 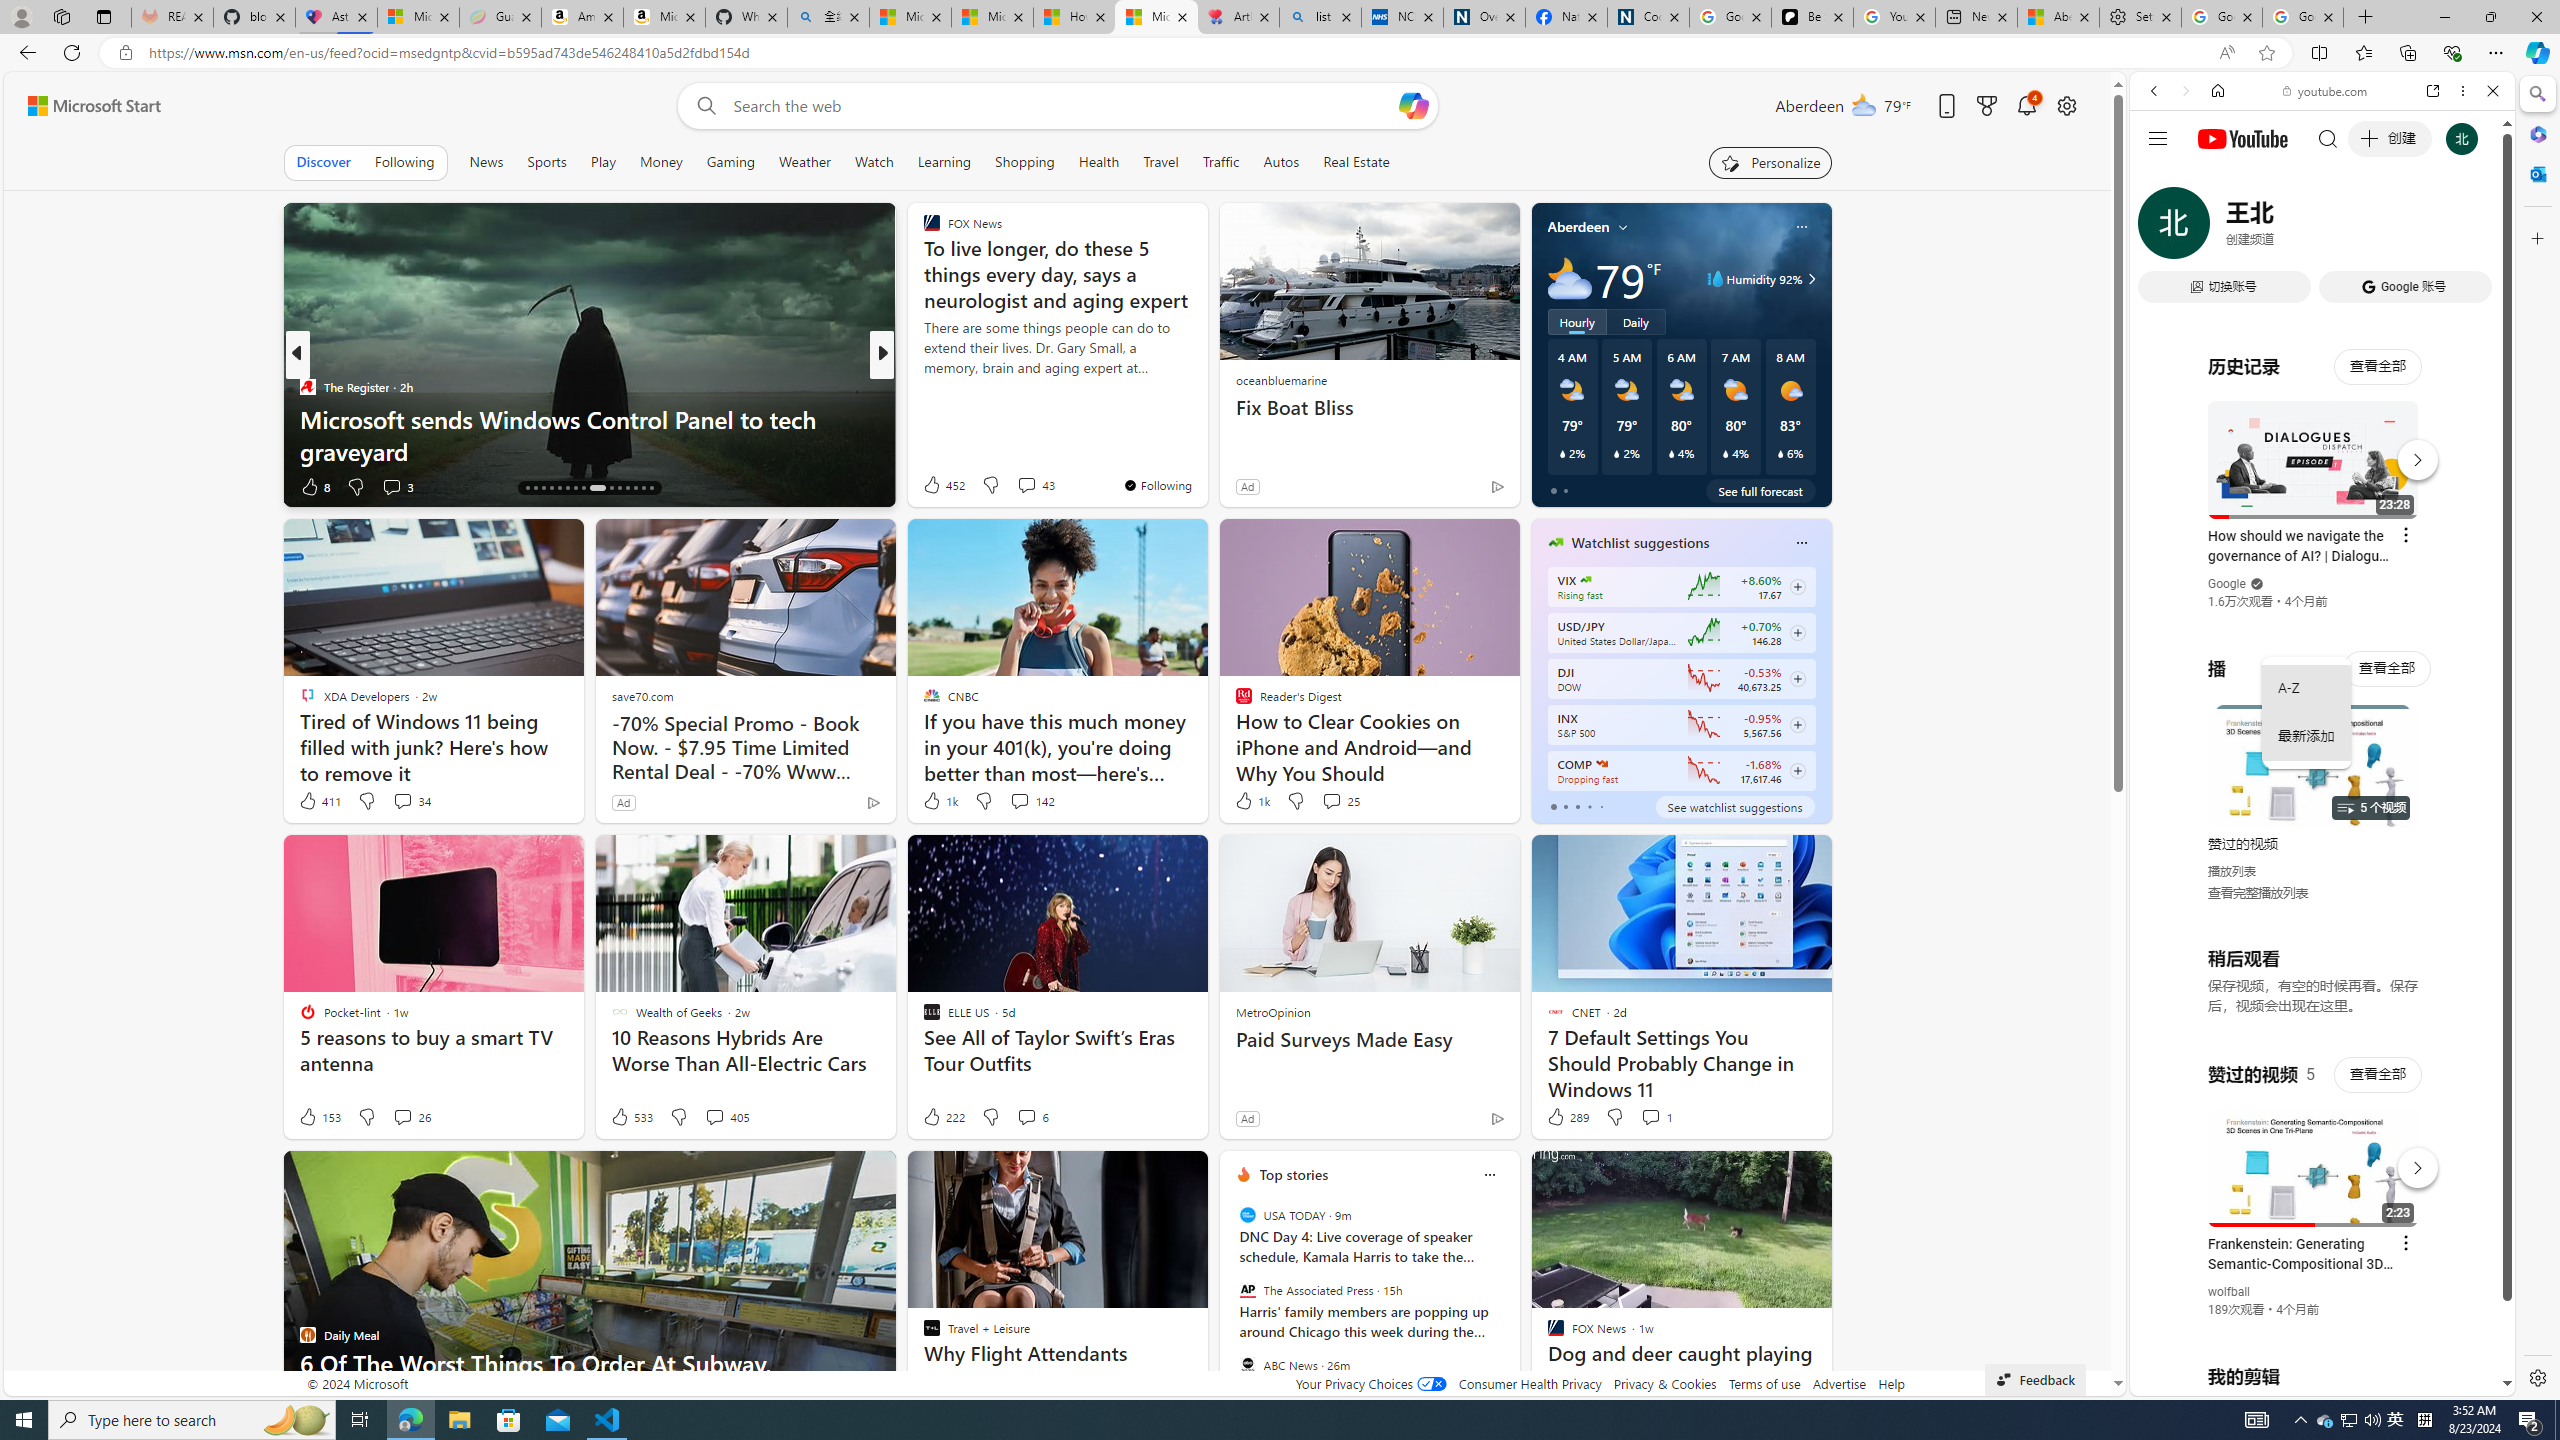 I want to click on 'Class: follow-button  m', so click(x=1797, y=770).